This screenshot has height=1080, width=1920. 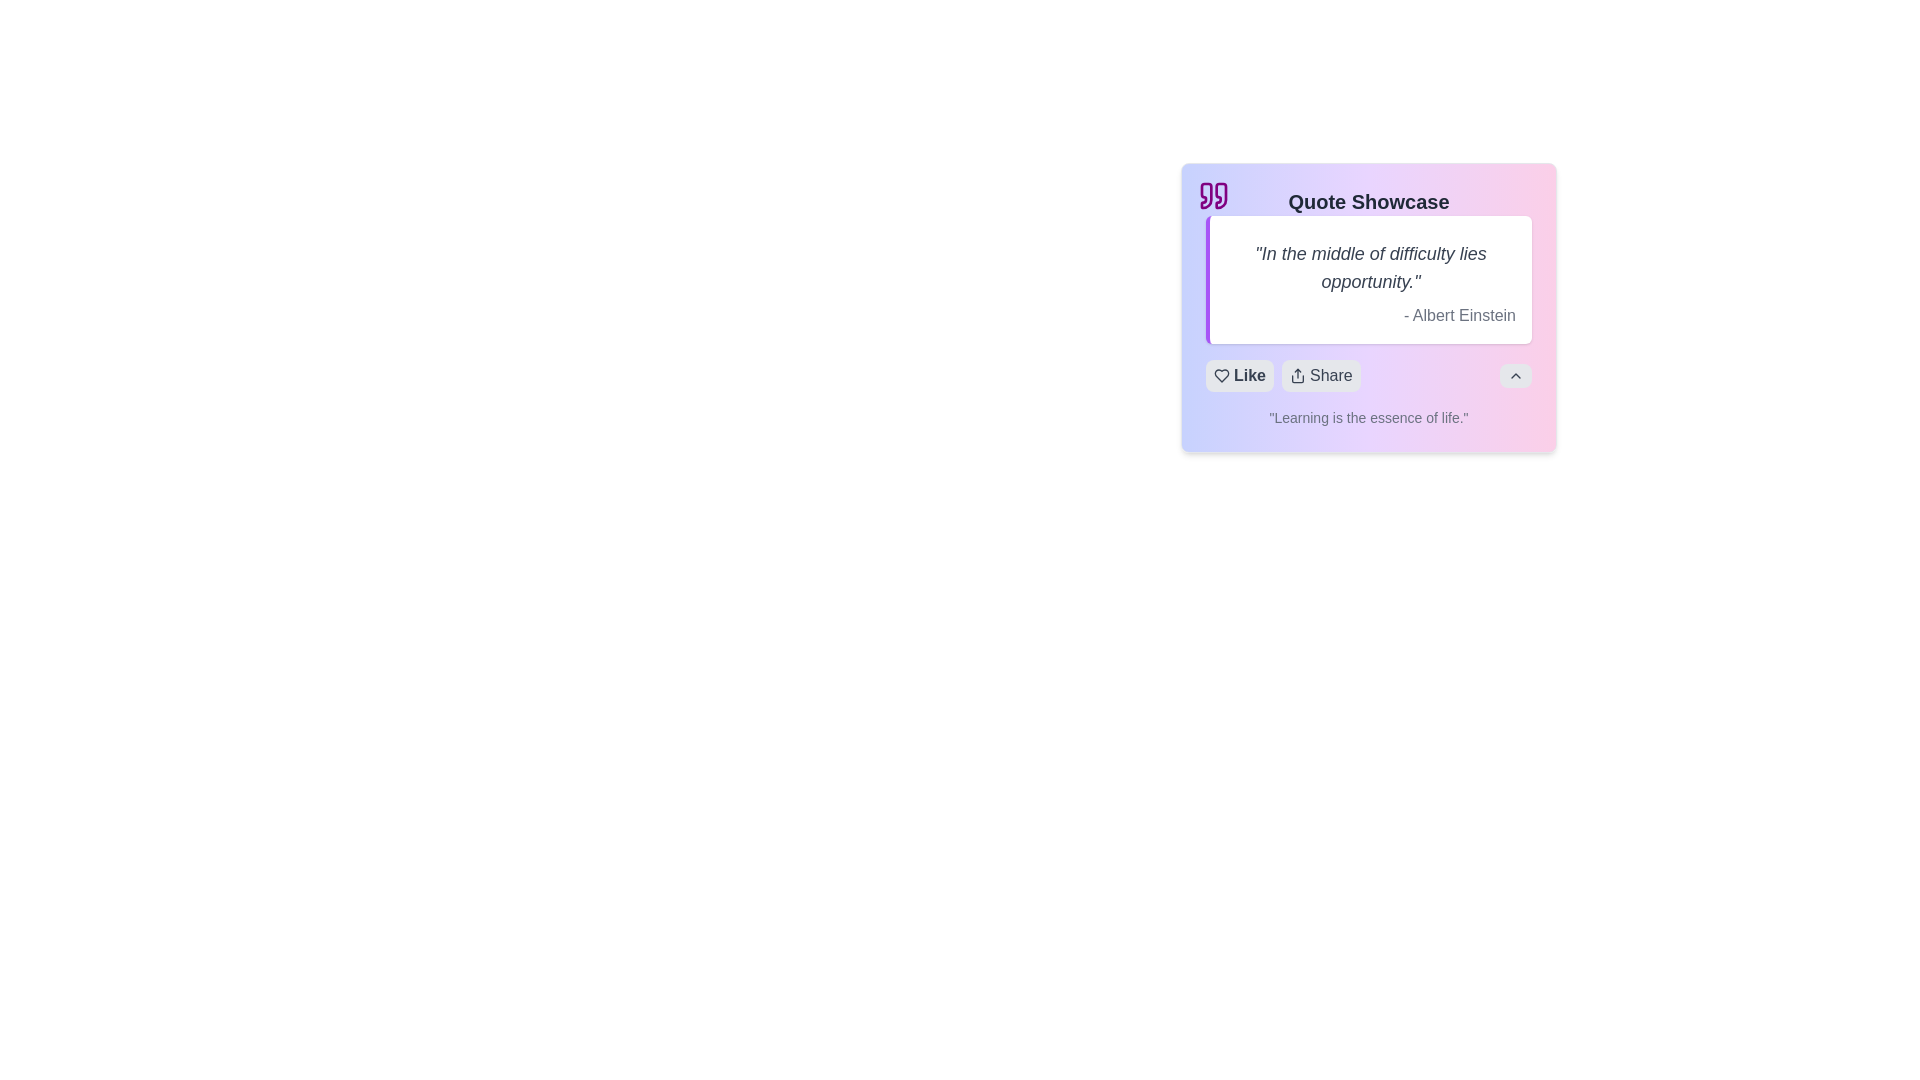 I want to click on the entire Interactive button group containing 'Like' and 'Share' buttons, so click(x=1283, y=375).